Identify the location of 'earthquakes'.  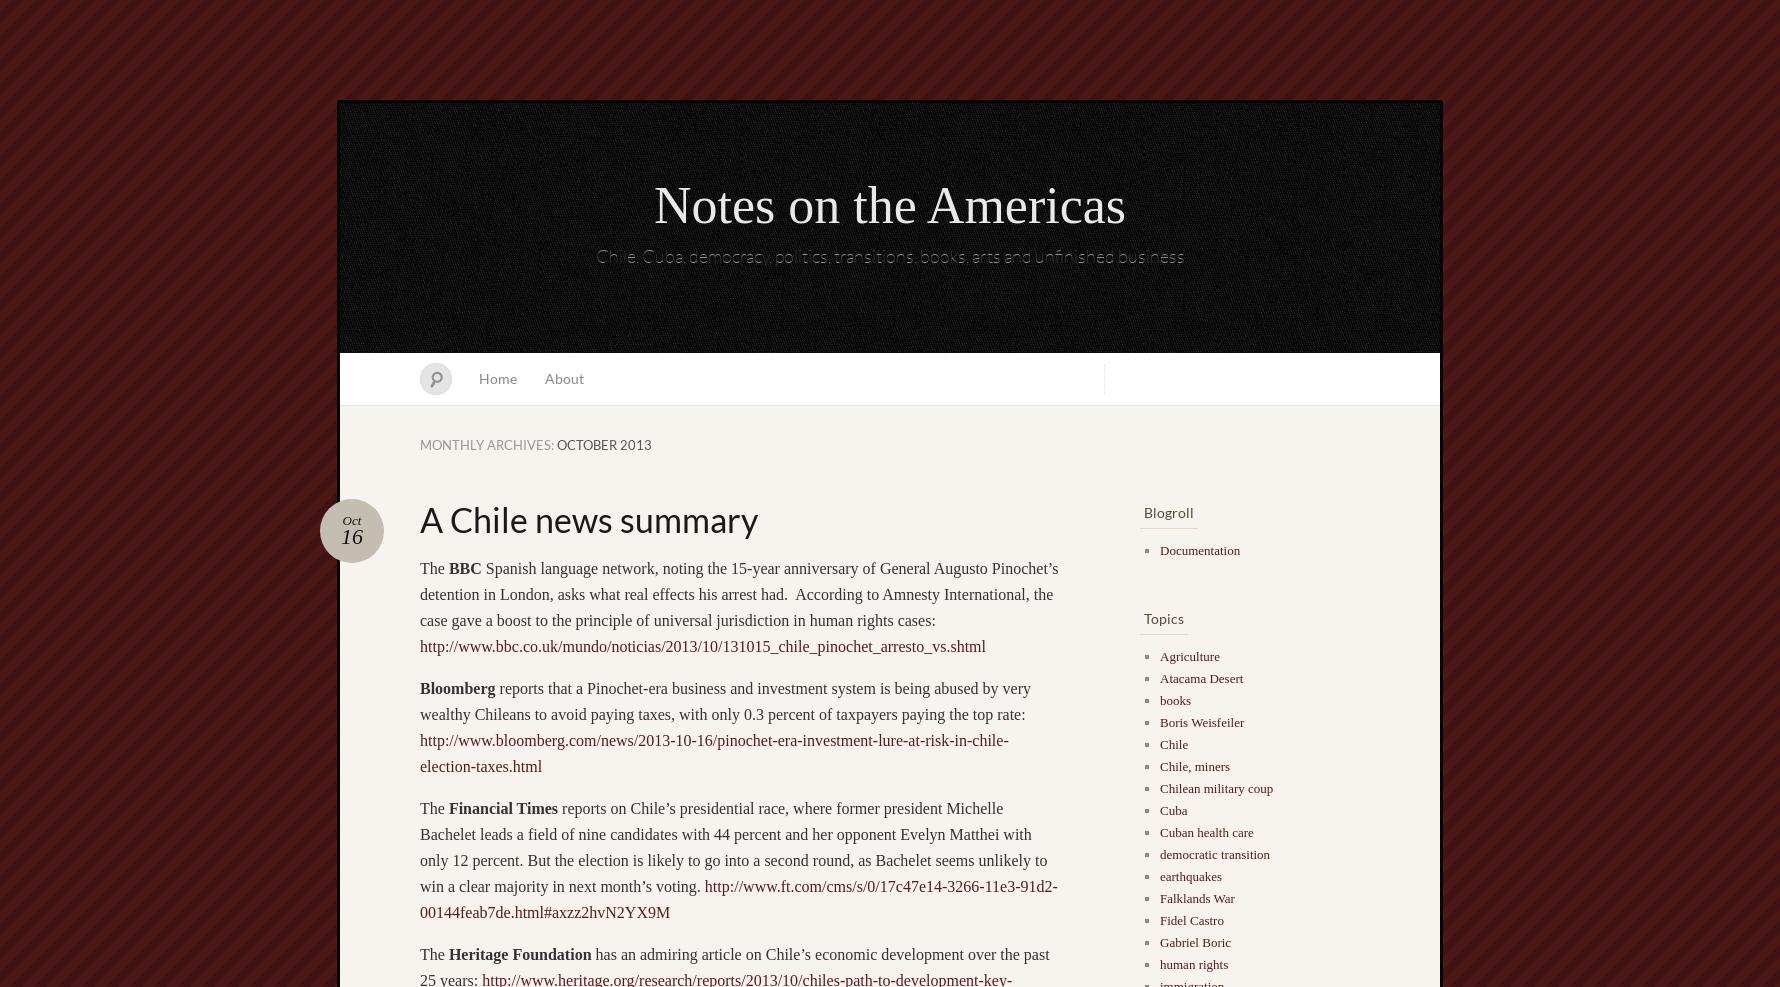
(1190, 875).